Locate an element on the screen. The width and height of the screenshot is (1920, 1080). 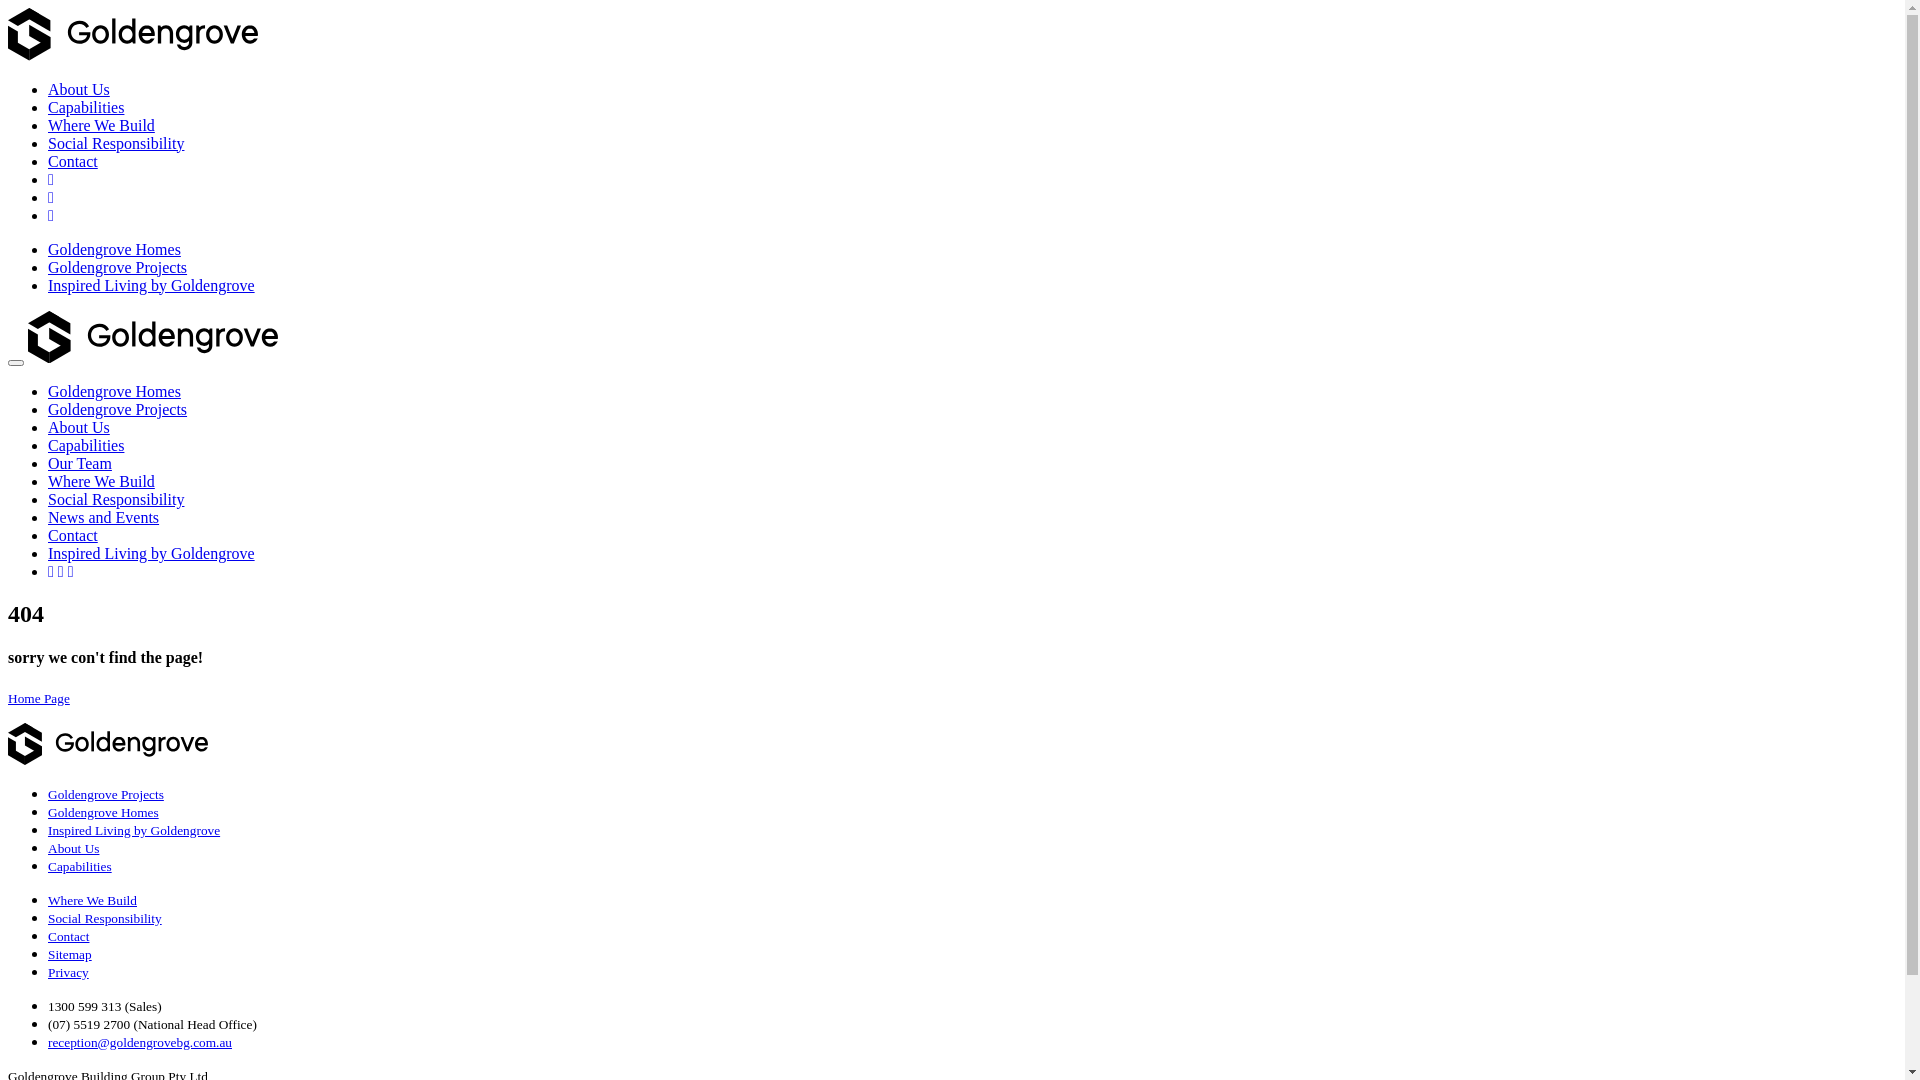
'Inspired Living by Goldengrove' is located at coordinates (150, 553).